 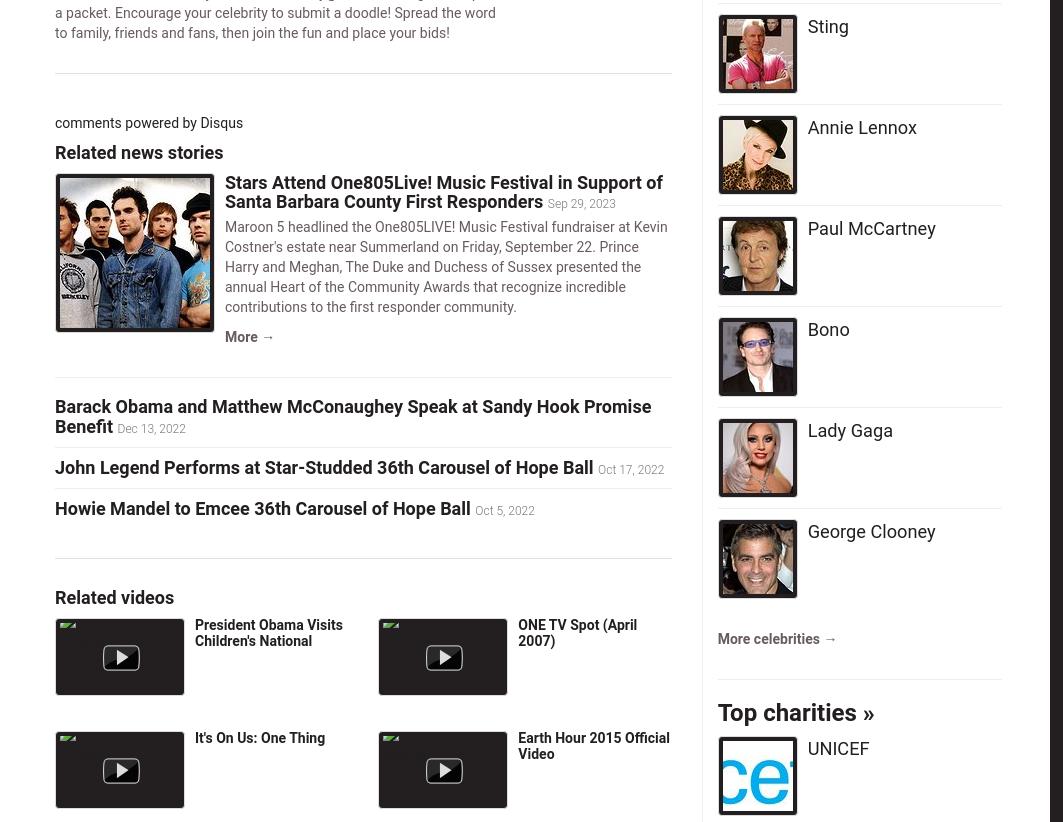 What do you see at coordinates (443, 190) in the screenshot?
I see `'Stars Attend One805Live! Music Festival in Support of Santa Barbara County First Responders'` at bounding box center [443, 190].